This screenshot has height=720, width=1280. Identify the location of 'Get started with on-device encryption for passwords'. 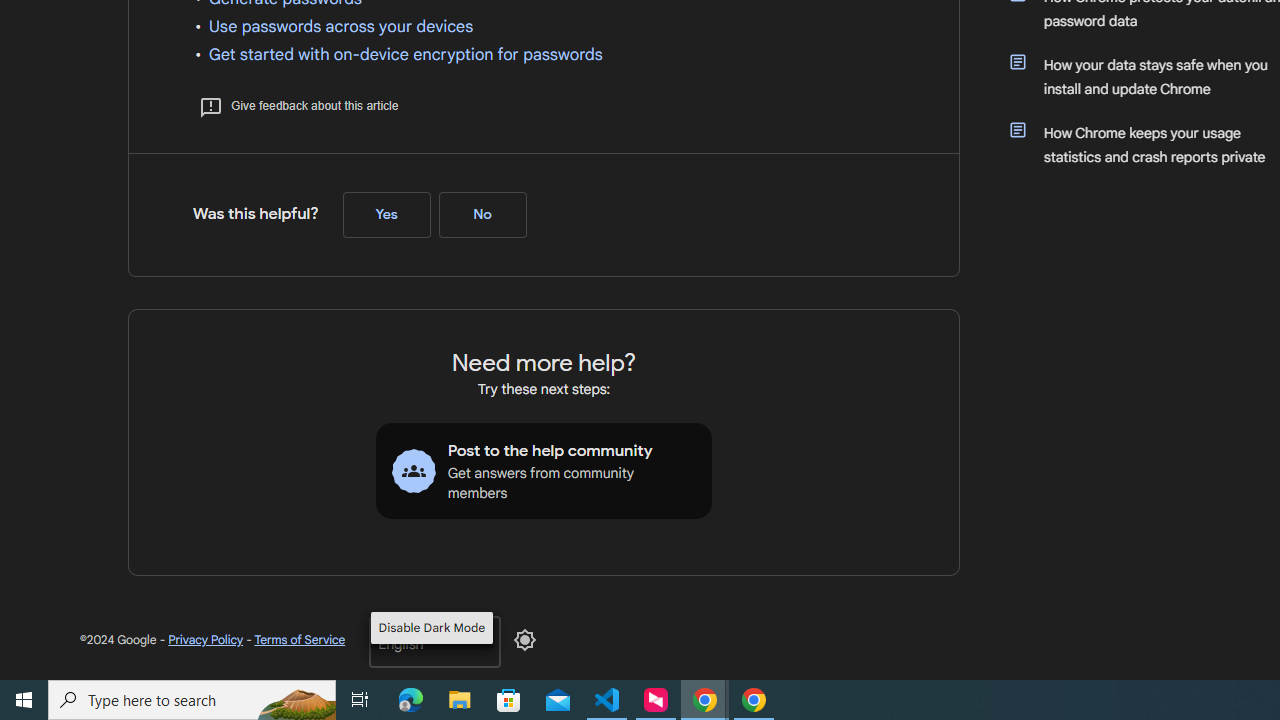
(404, 53).